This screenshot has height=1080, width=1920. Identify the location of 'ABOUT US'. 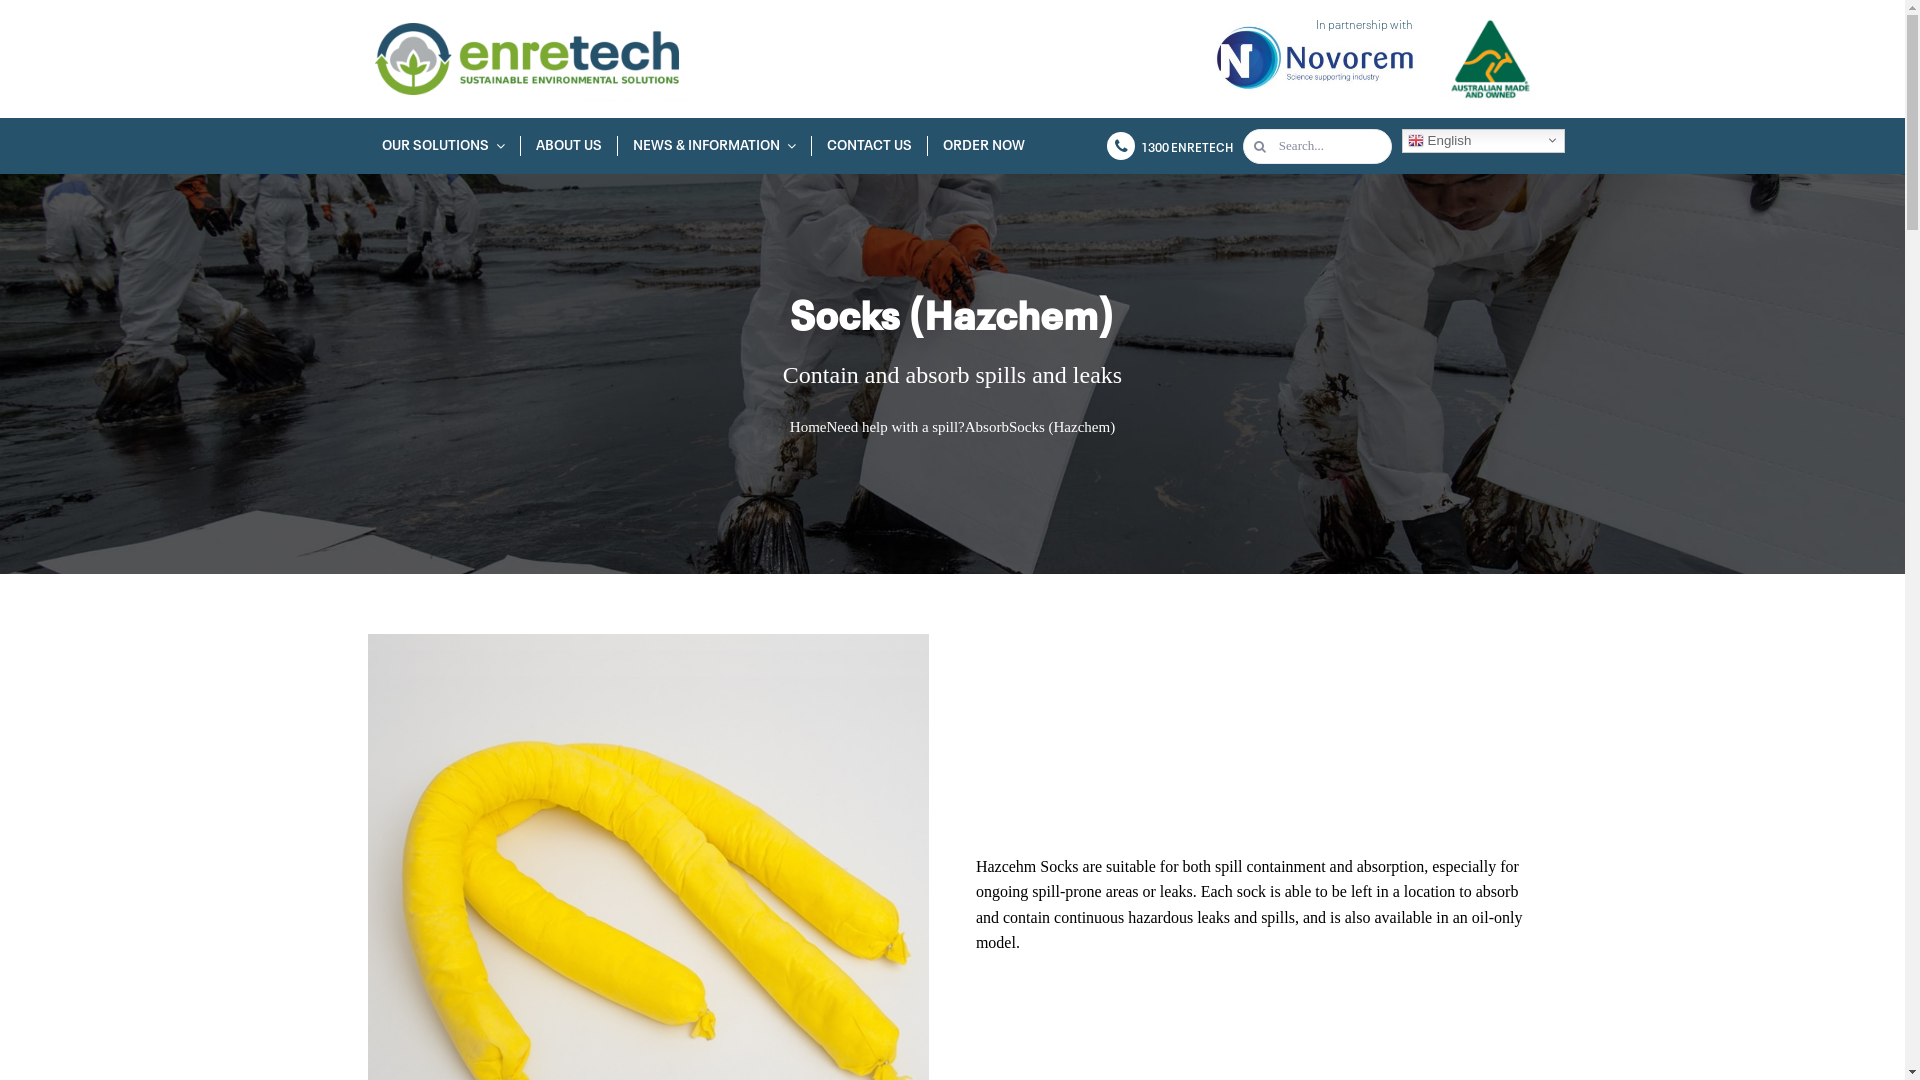
(568, 145).